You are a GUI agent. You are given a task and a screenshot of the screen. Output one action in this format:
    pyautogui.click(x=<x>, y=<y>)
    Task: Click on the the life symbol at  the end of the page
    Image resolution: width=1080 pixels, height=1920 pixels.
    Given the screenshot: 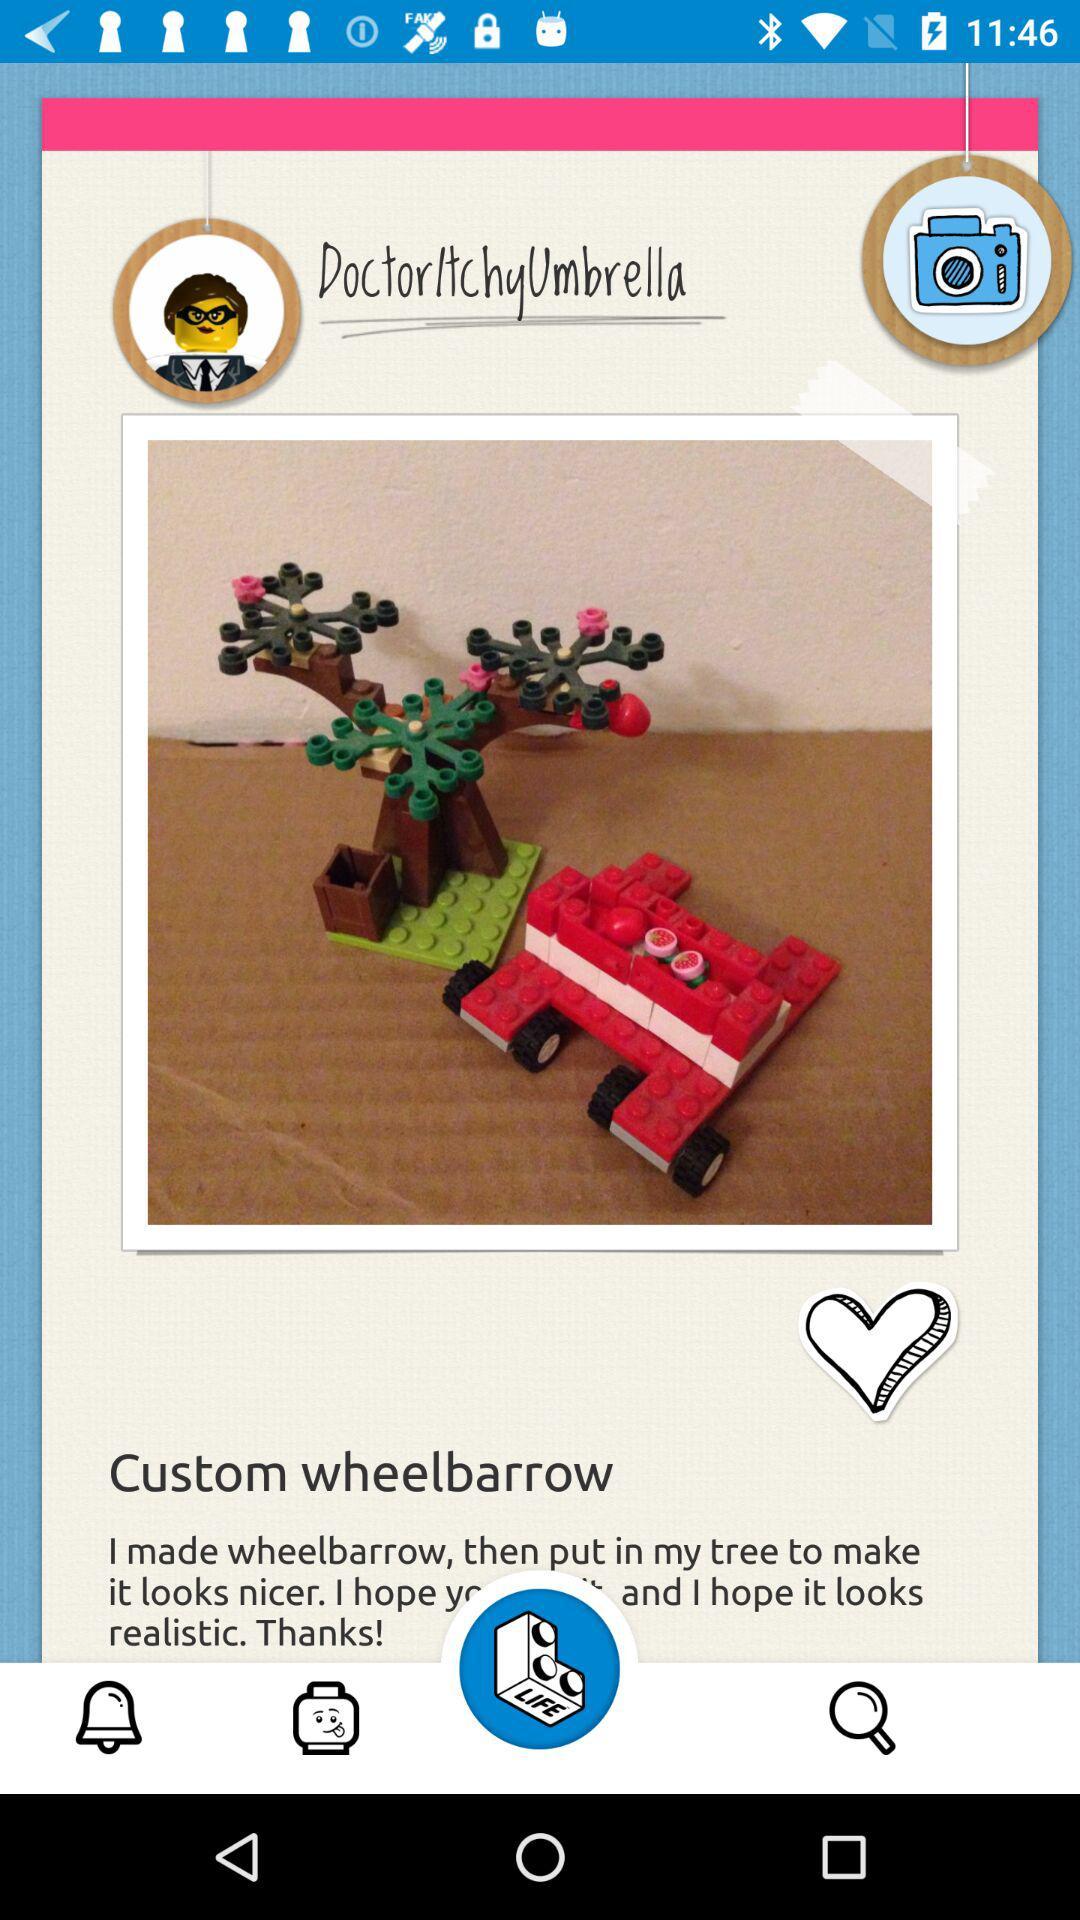 What is the action you would take?
    pyautogui.click(x=540, y=1669)
    